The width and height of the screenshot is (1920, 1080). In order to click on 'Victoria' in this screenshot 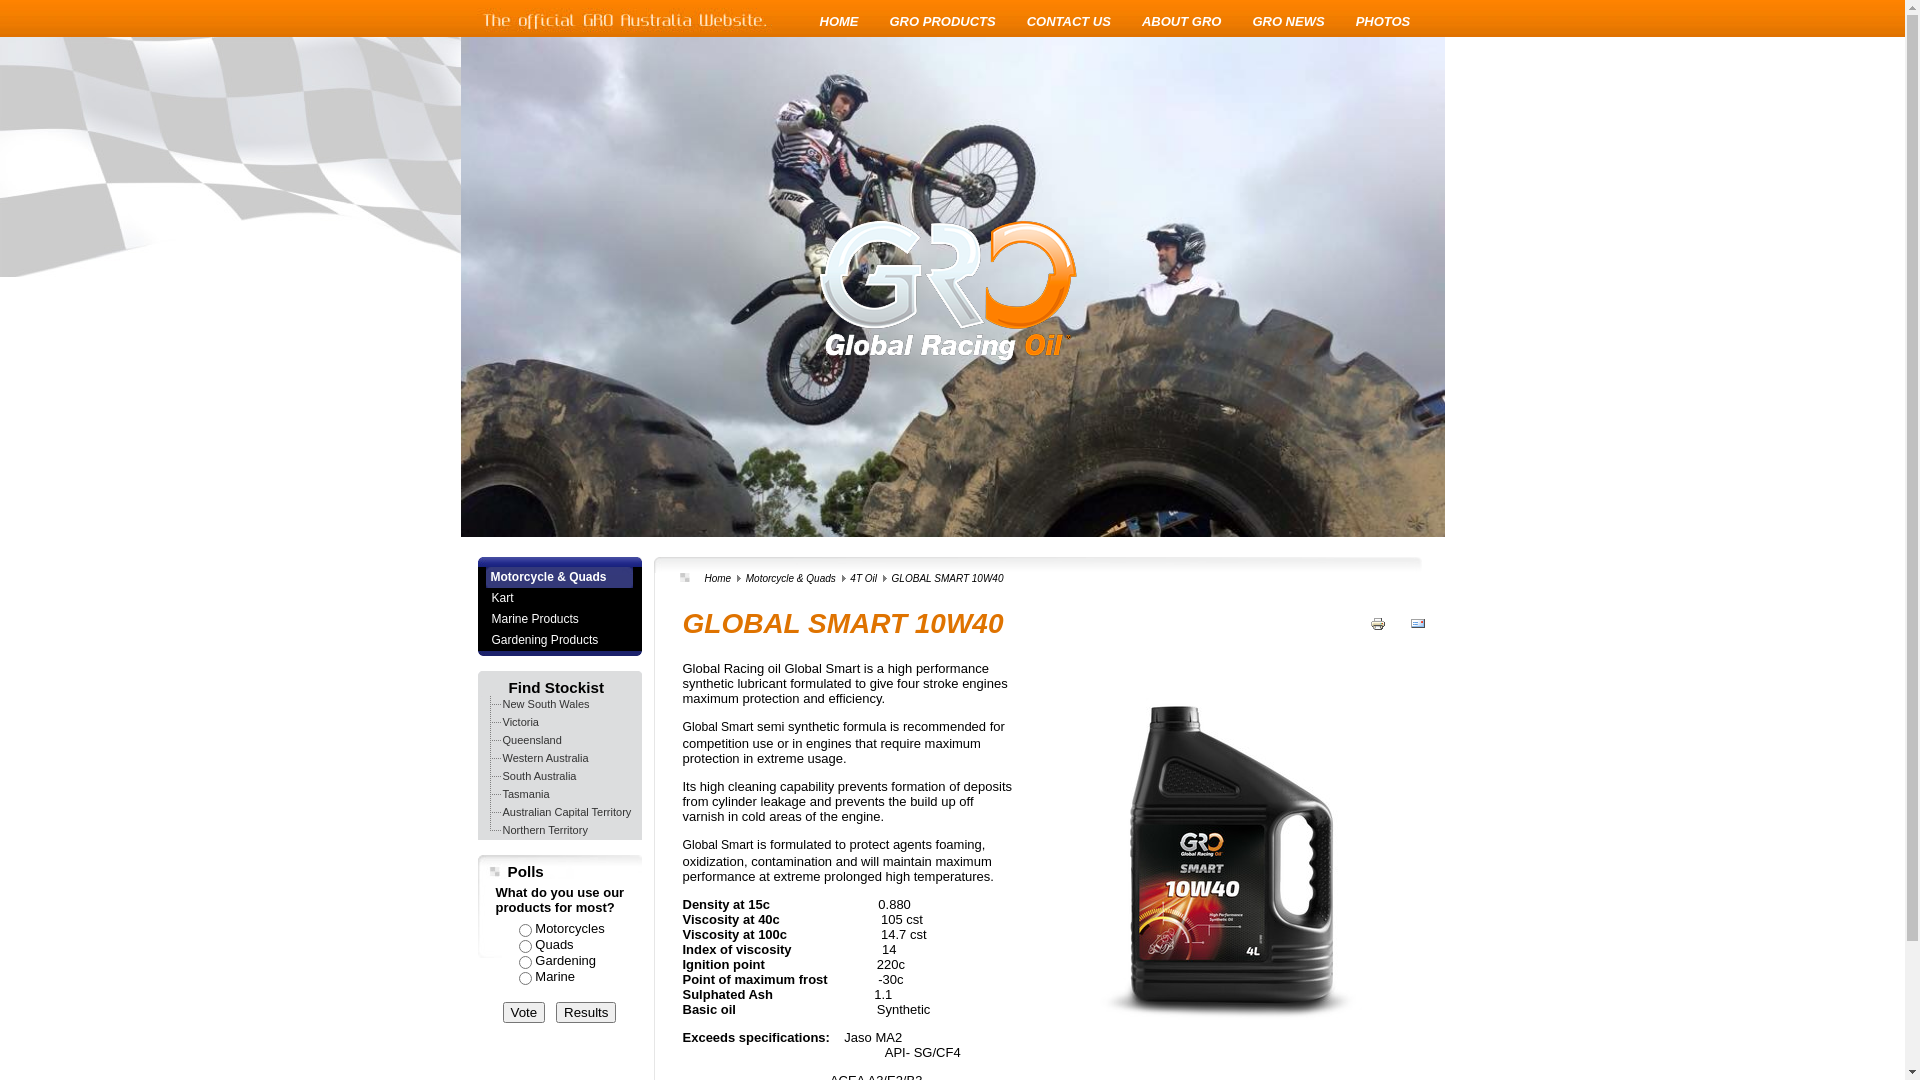, I will do `click(499, 721)`.